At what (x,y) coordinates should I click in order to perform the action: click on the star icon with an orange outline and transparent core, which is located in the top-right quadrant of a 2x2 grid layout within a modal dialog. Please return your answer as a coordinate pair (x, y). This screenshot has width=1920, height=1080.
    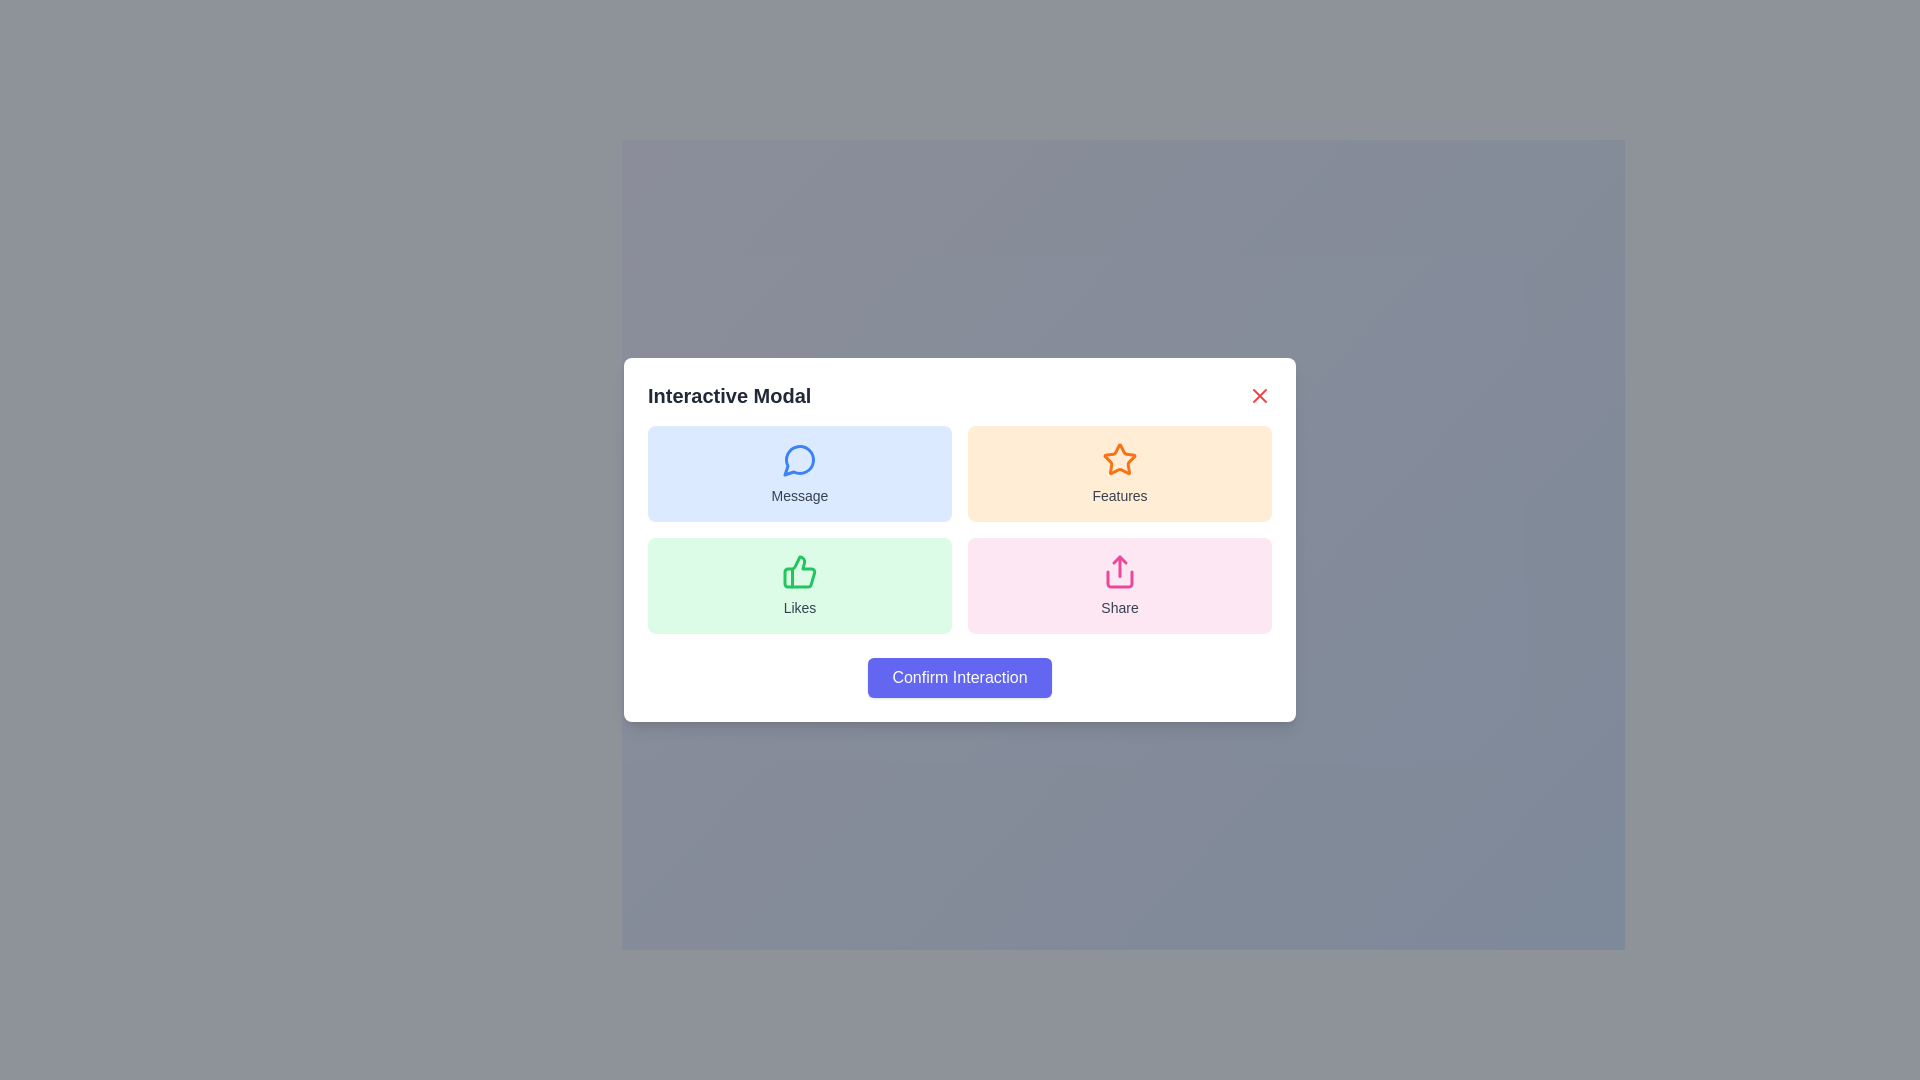
    Looking at the image, I should click on (1118, 459).